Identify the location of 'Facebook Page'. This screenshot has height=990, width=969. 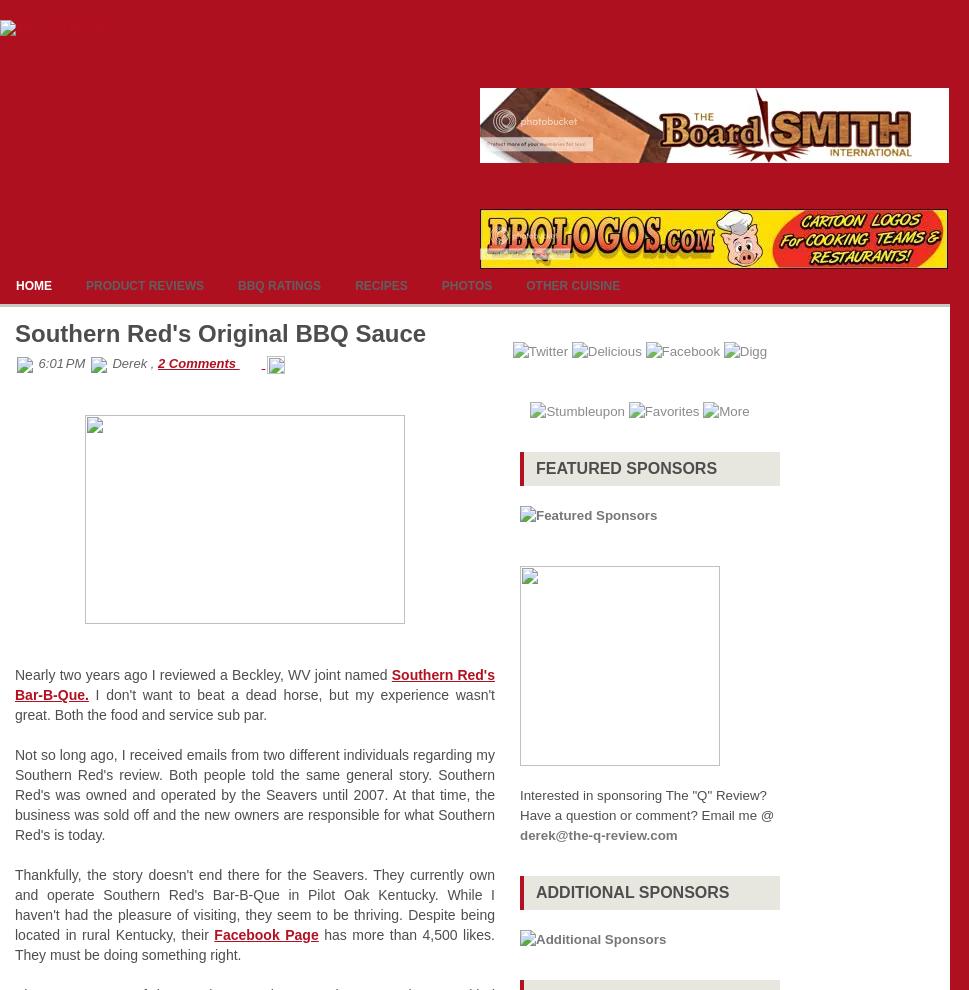
(213, 933).